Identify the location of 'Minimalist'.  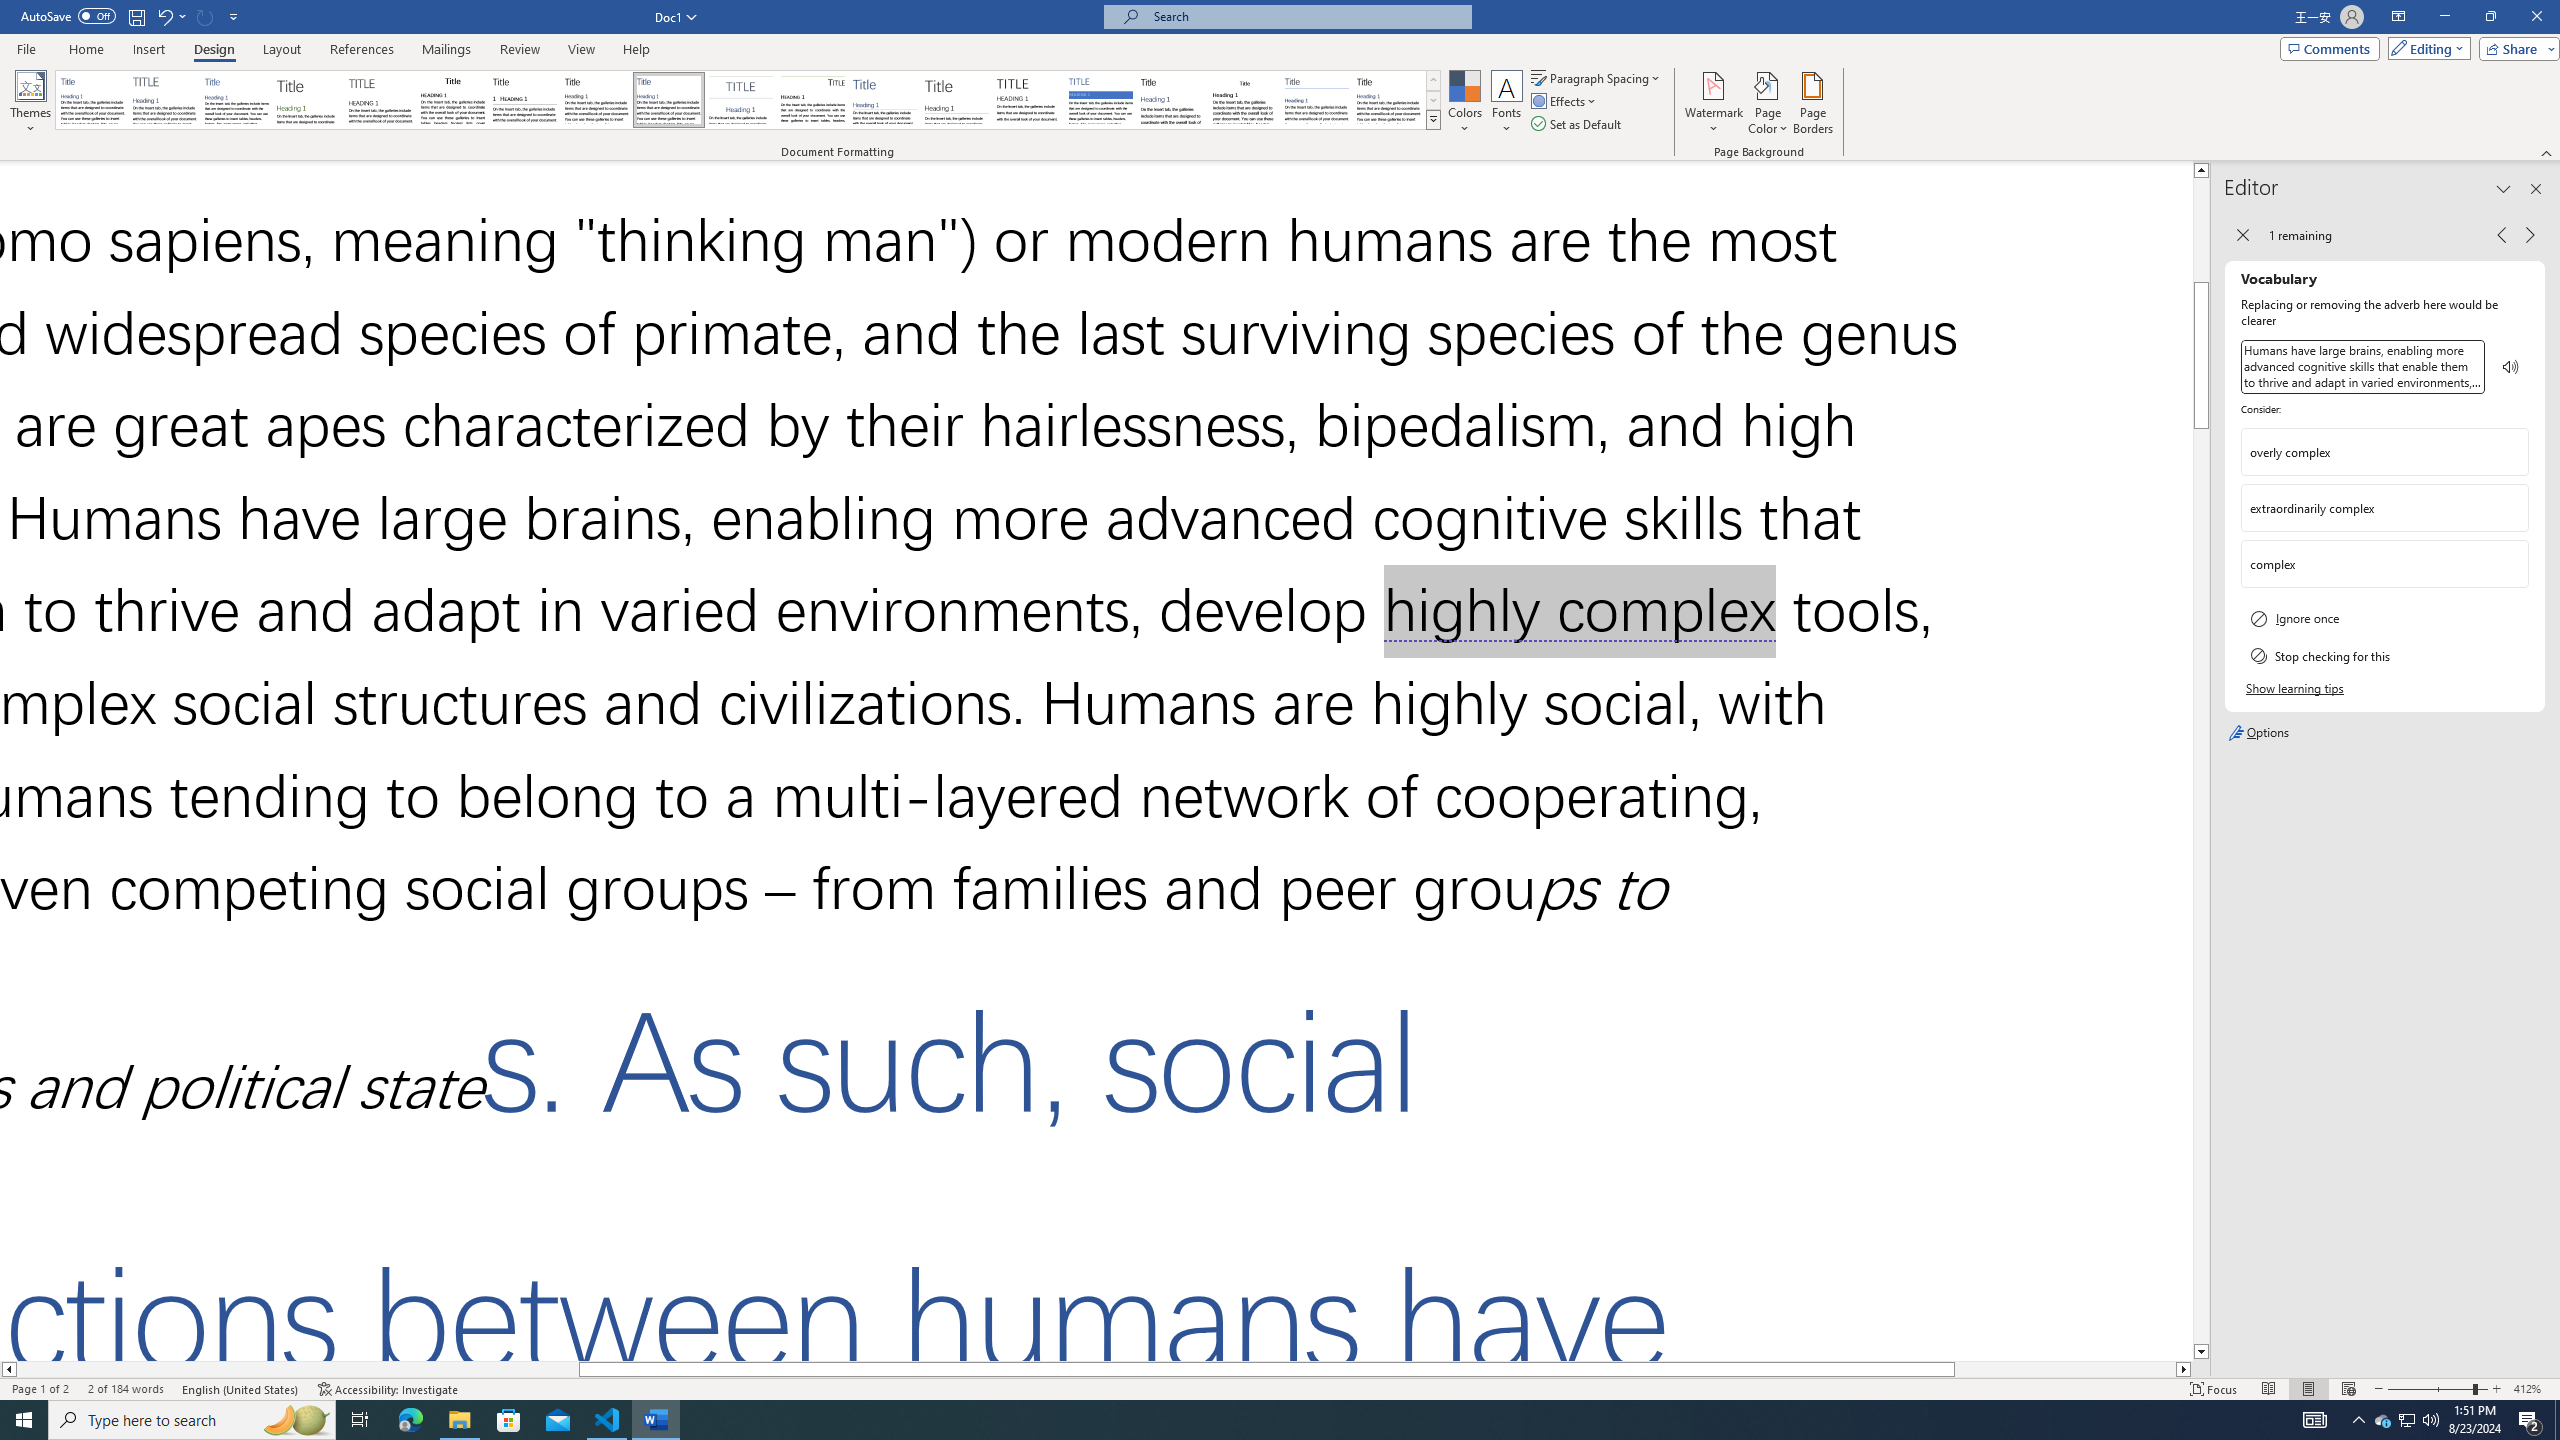
(1028, 99).